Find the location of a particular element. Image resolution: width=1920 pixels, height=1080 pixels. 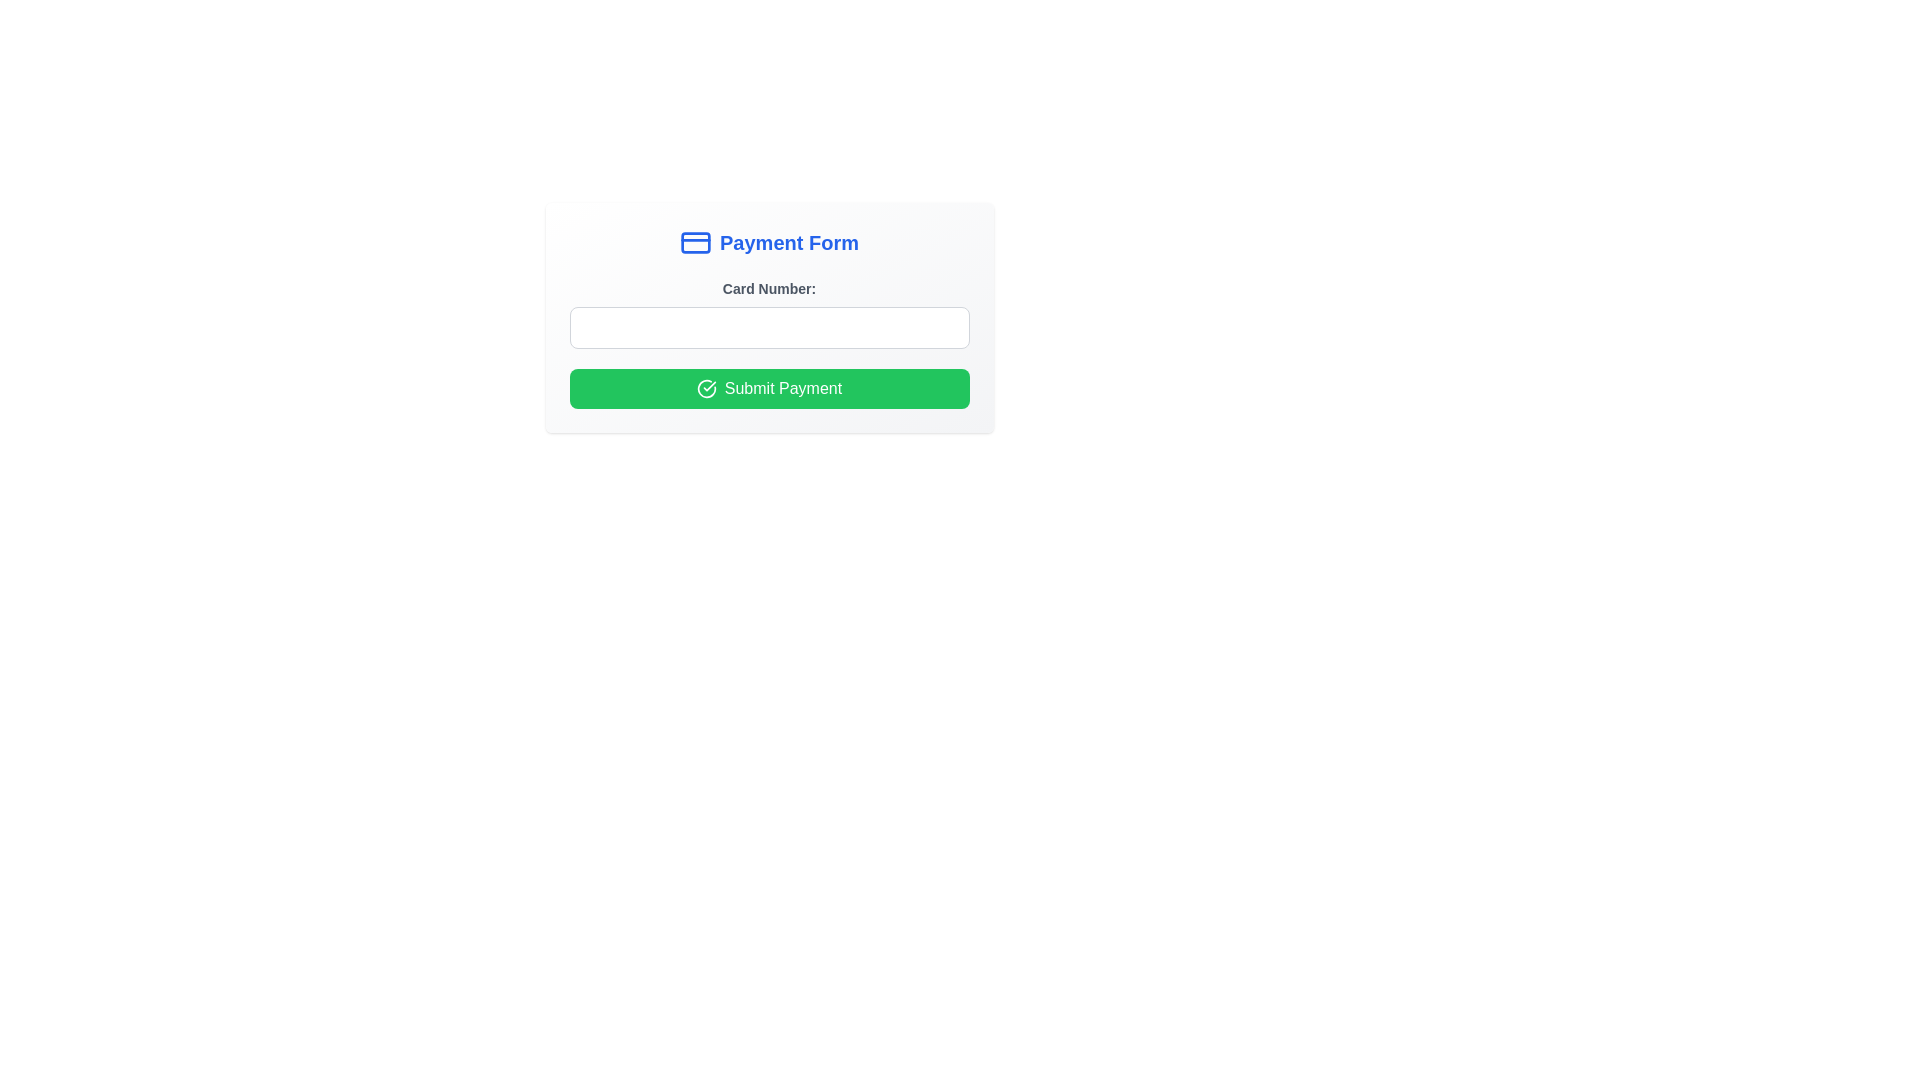

rectangular graphic element with rounded corners located at the top side of the credit card icon in the 'Payment Form' section is located at coordinates (696, 242).